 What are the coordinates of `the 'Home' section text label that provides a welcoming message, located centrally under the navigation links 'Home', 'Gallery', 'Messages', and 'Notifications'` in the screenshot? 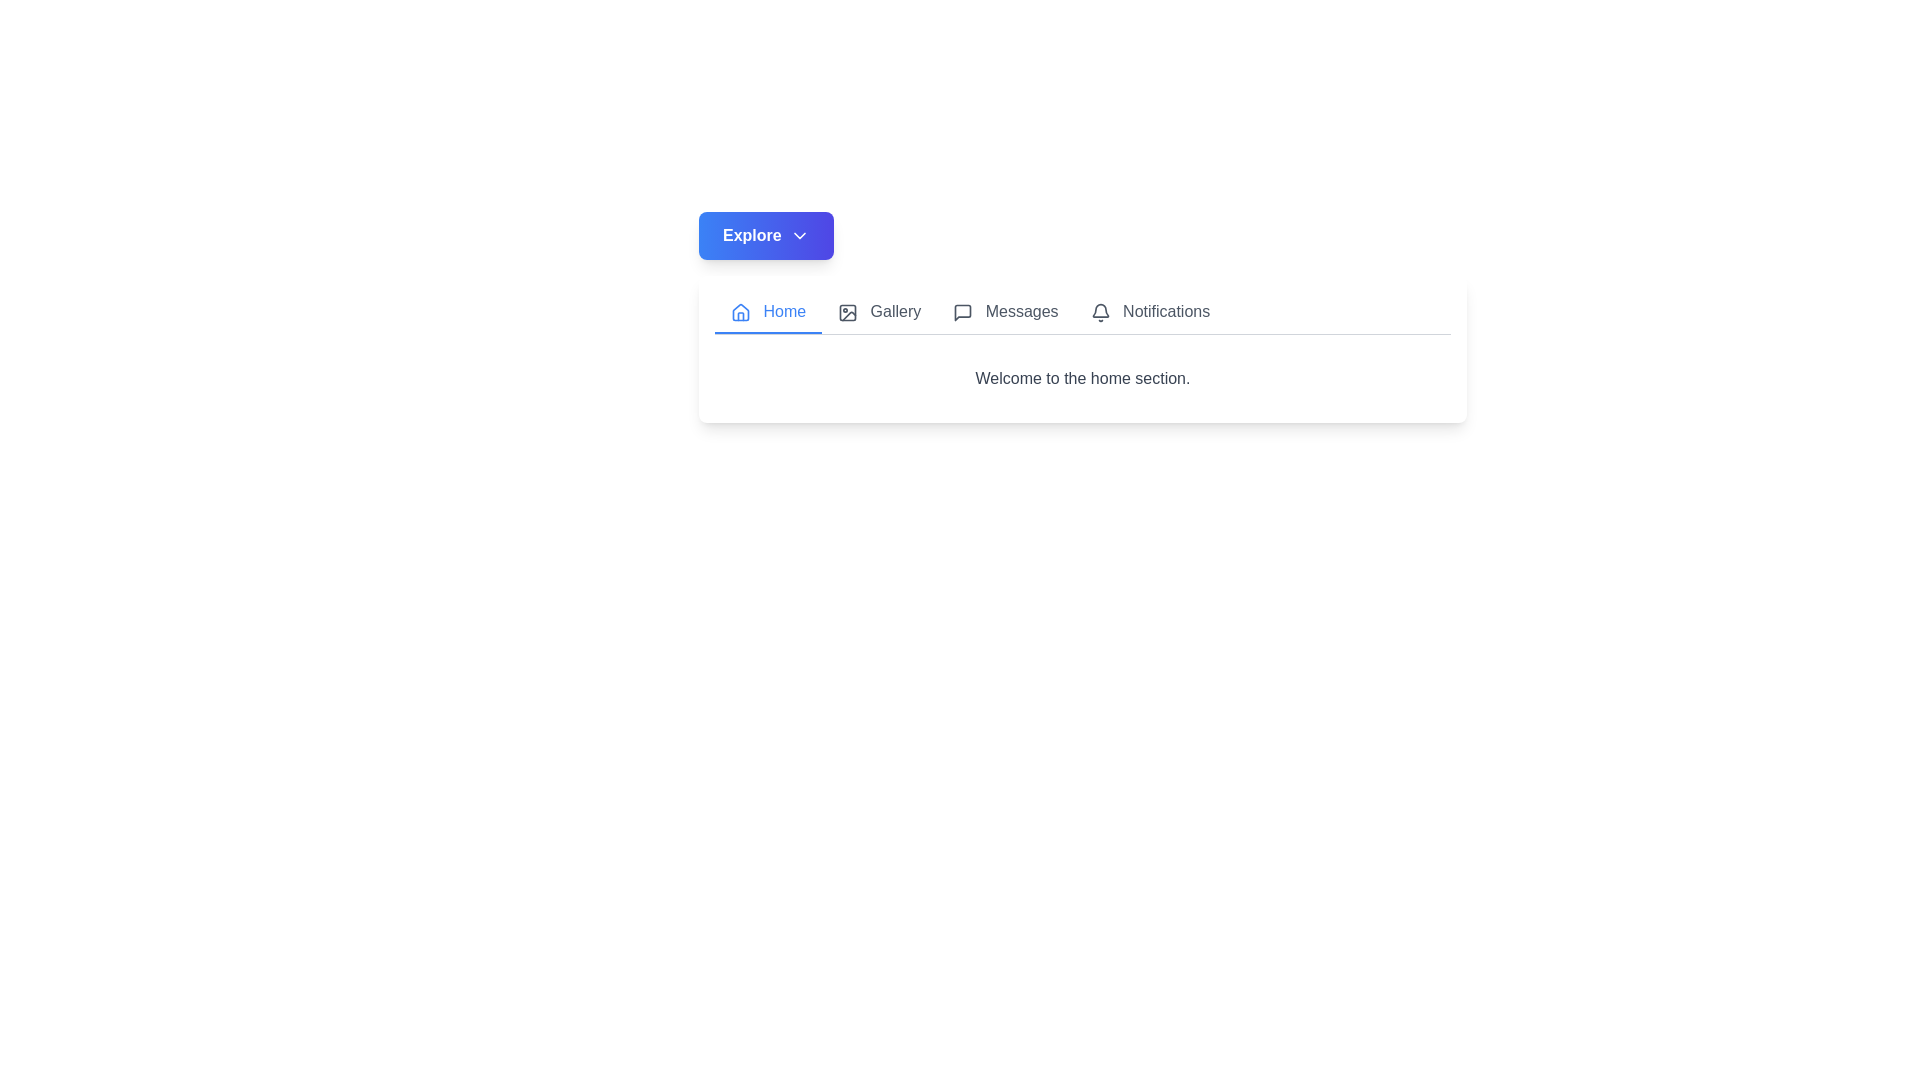 It's located at (1082, 378).